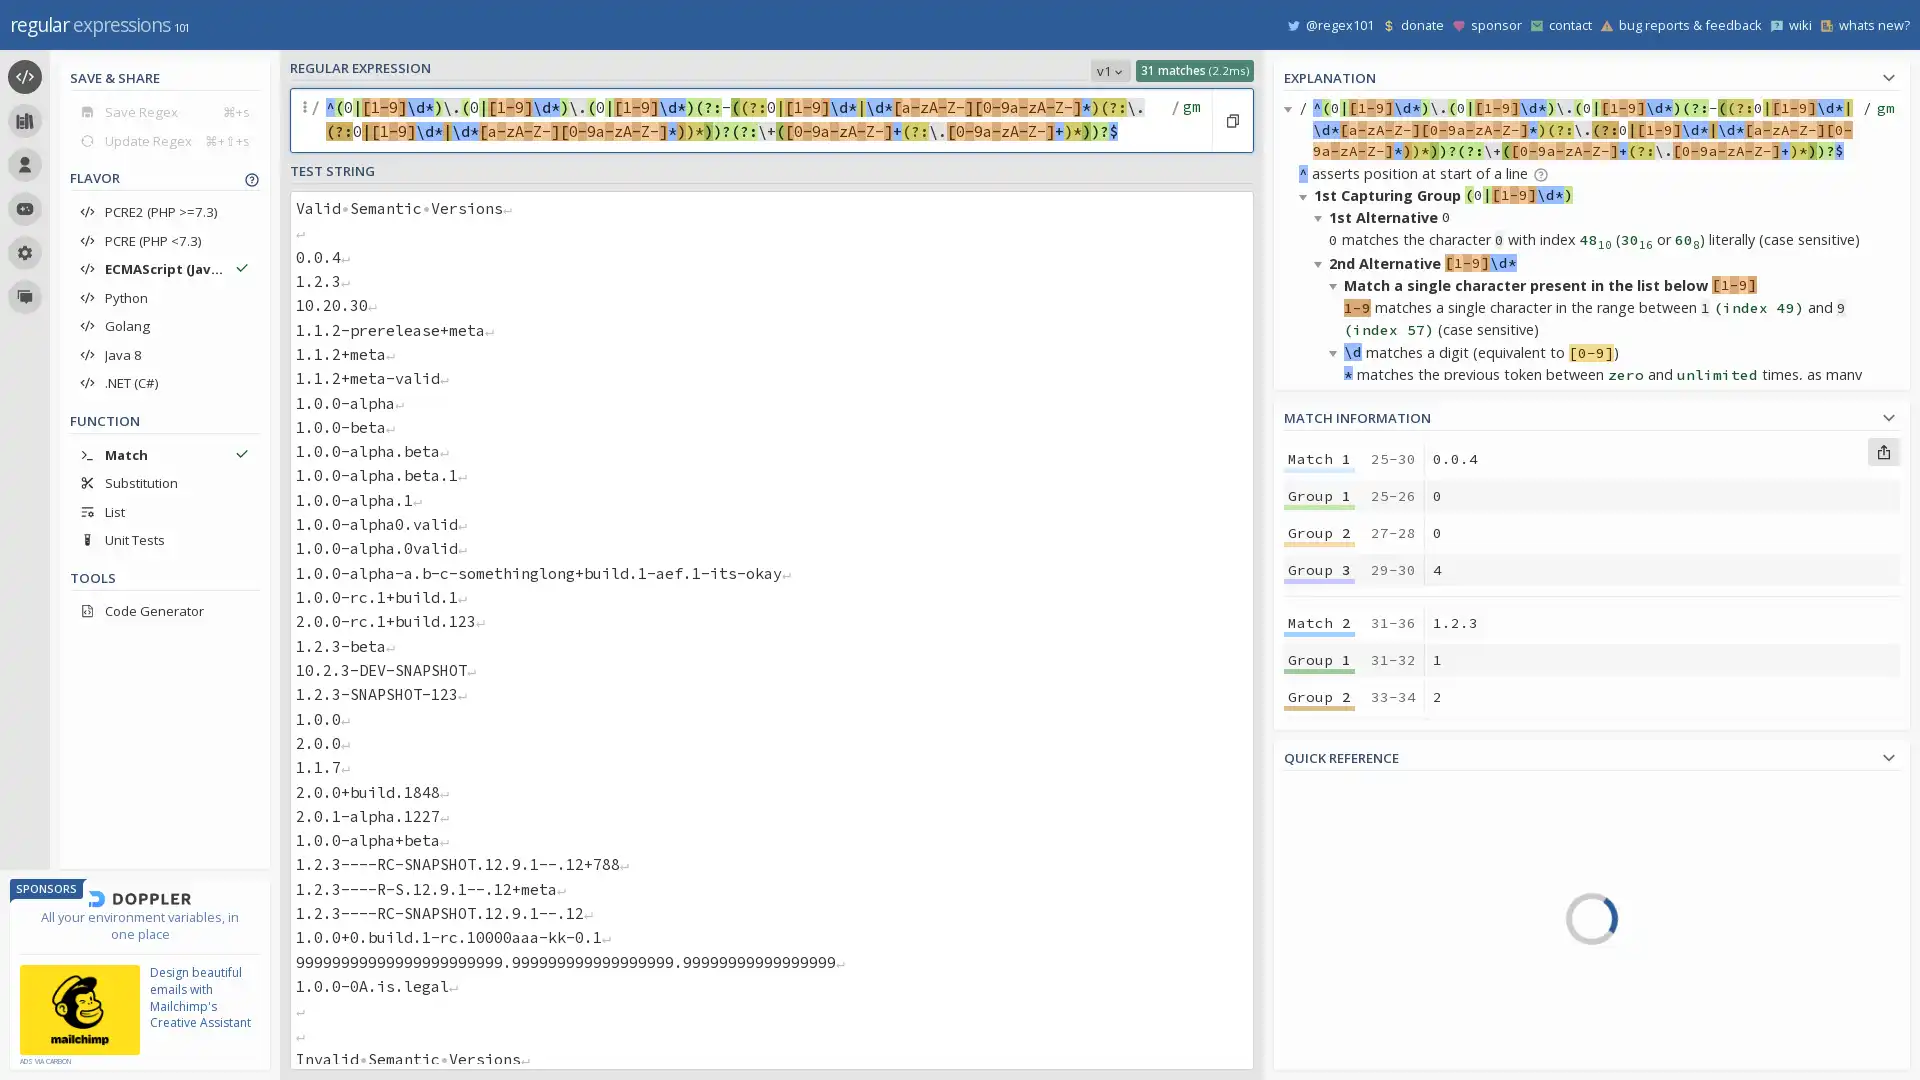 This screenshot has height=1080, width=1920. I want to click on Java 8, so click(164, 353).